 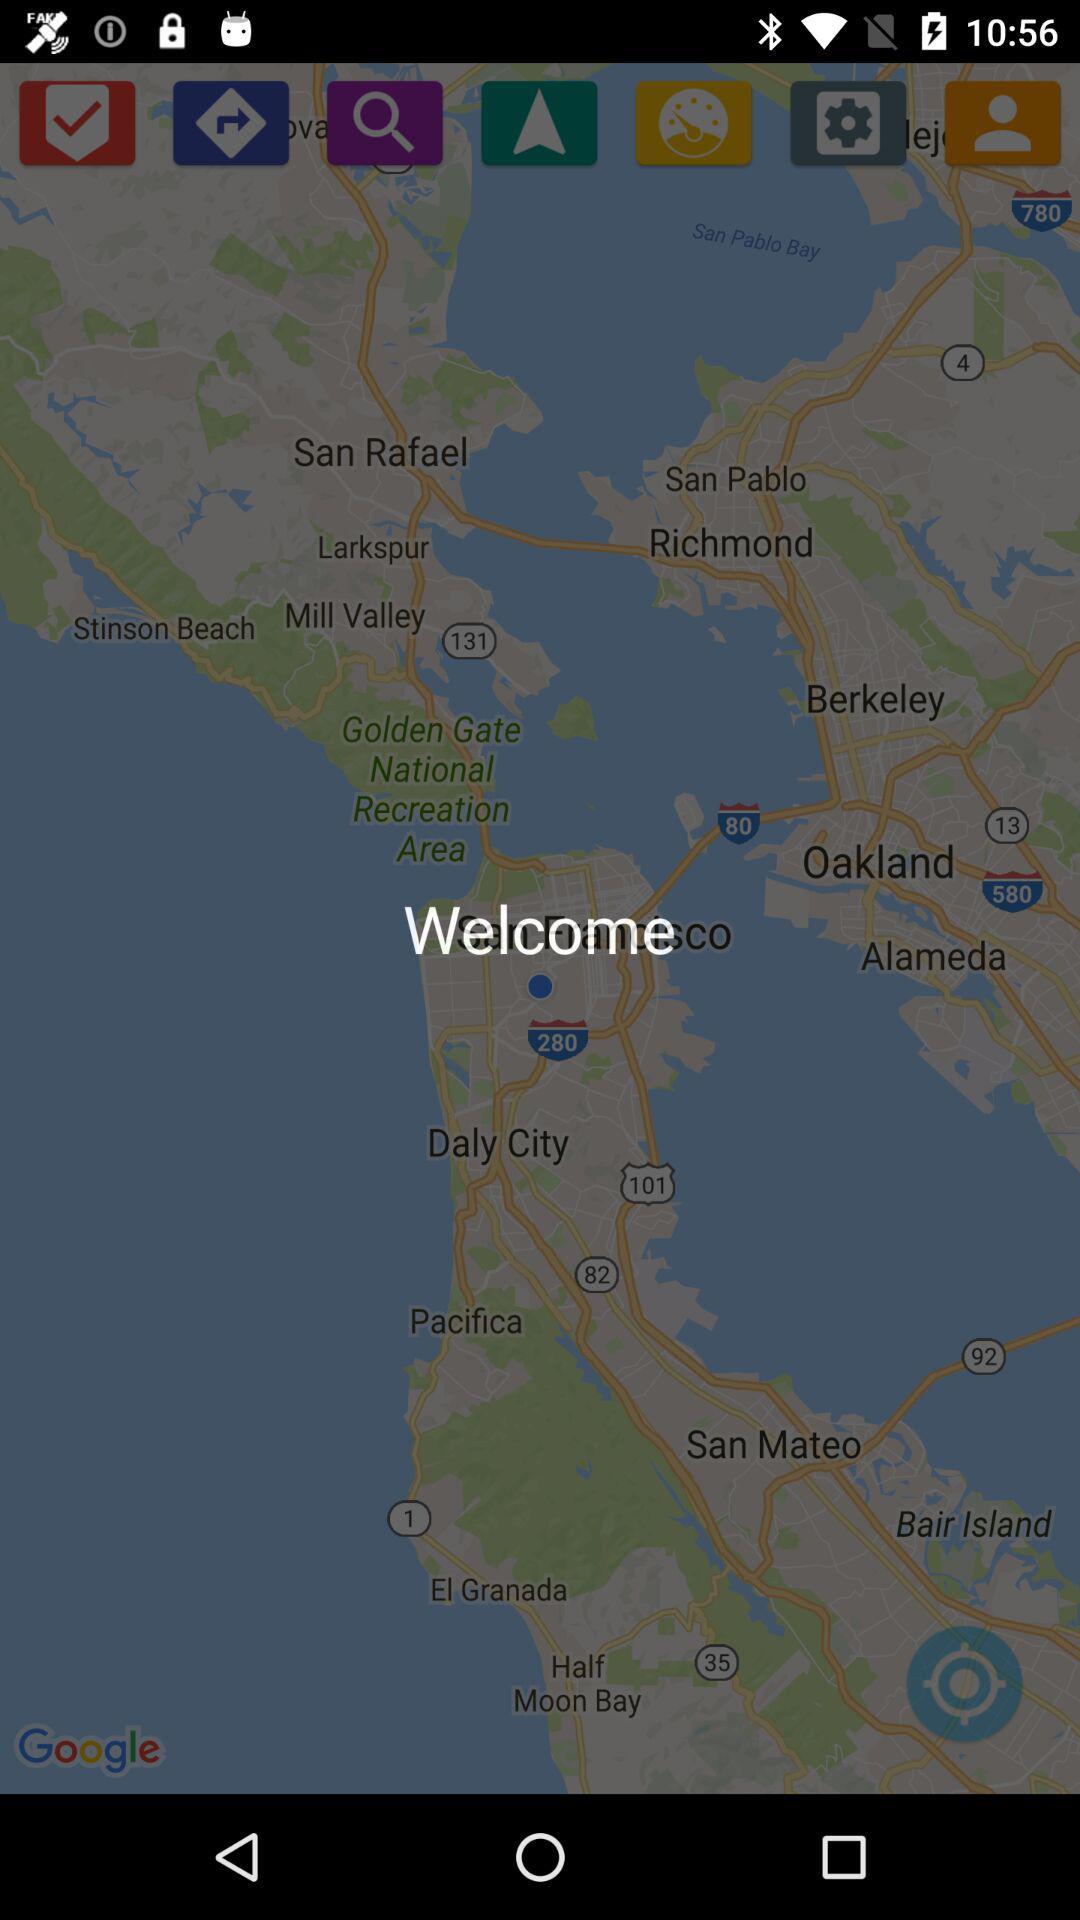 I want to click on open settings, so click(x=848, y=121).